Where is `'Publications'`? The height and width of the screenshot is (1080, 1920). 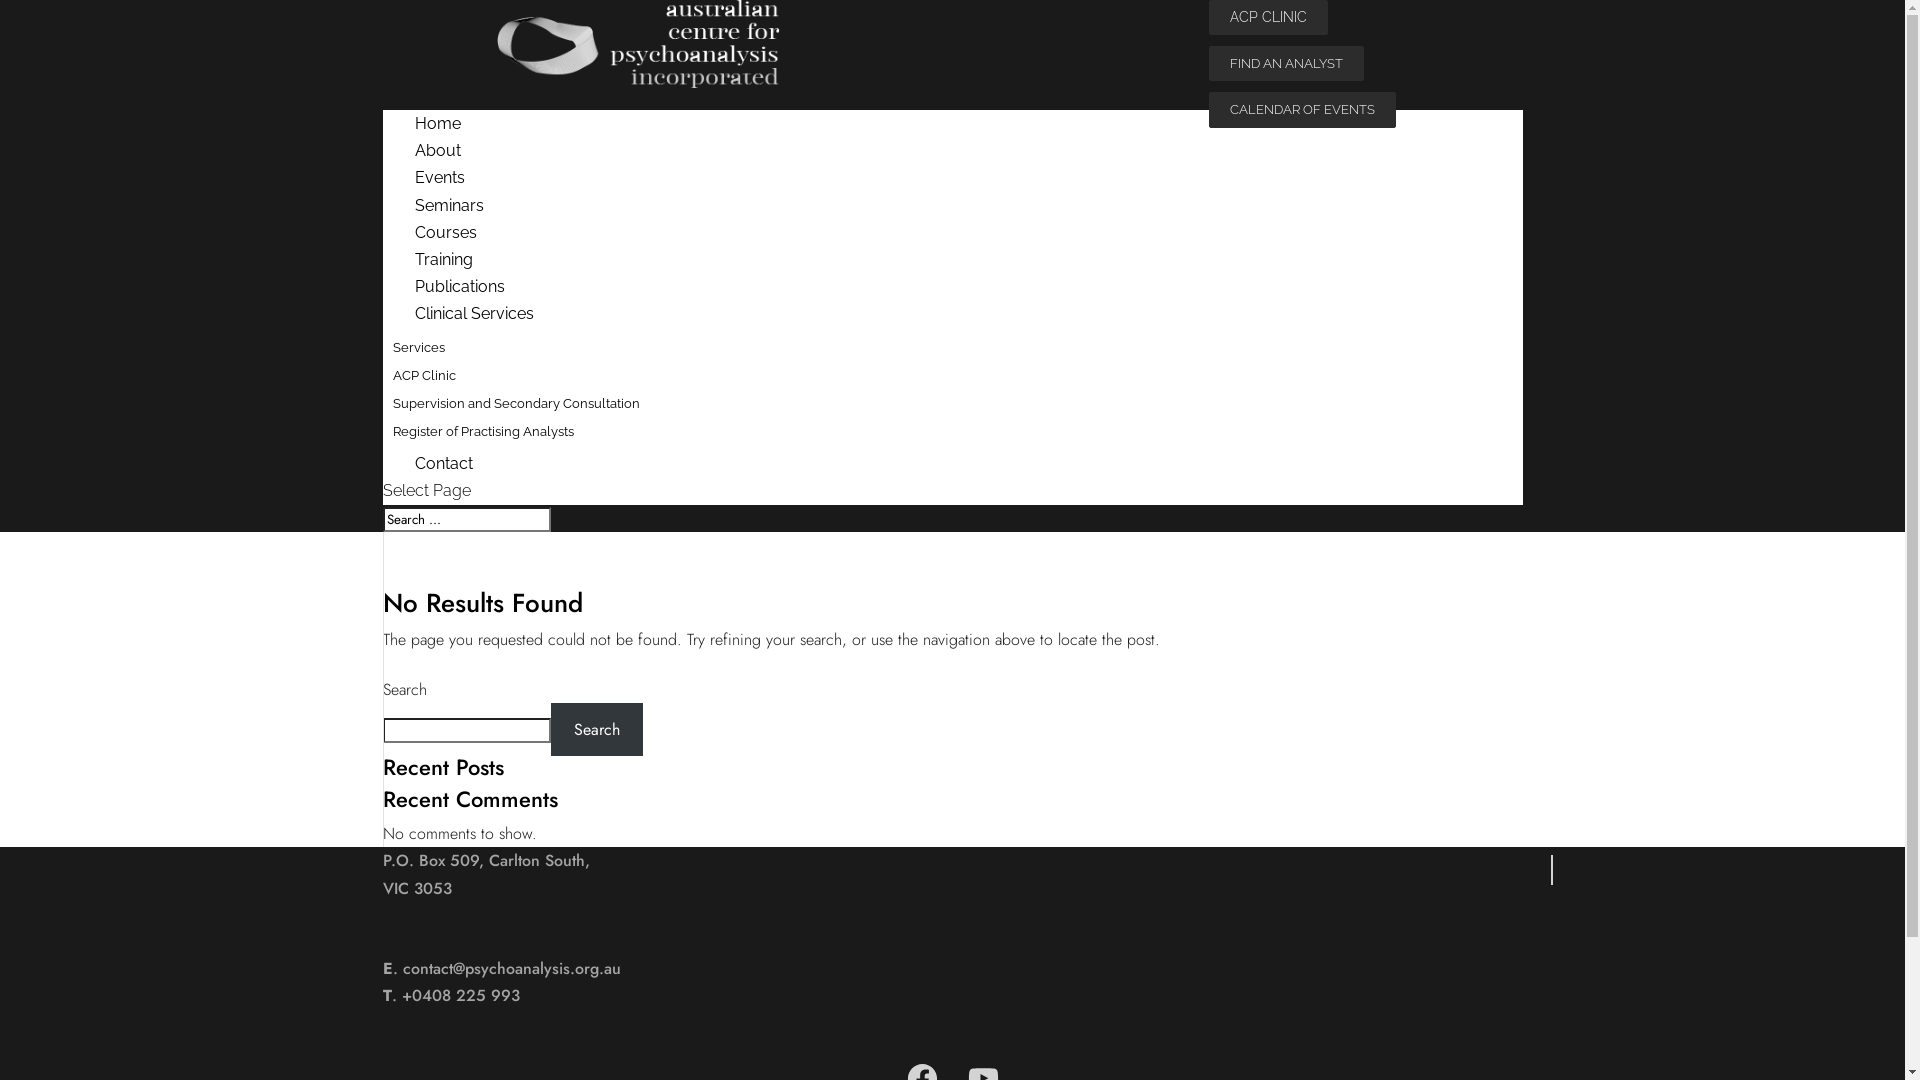
'Publications' is located at coordinates (458, 286).